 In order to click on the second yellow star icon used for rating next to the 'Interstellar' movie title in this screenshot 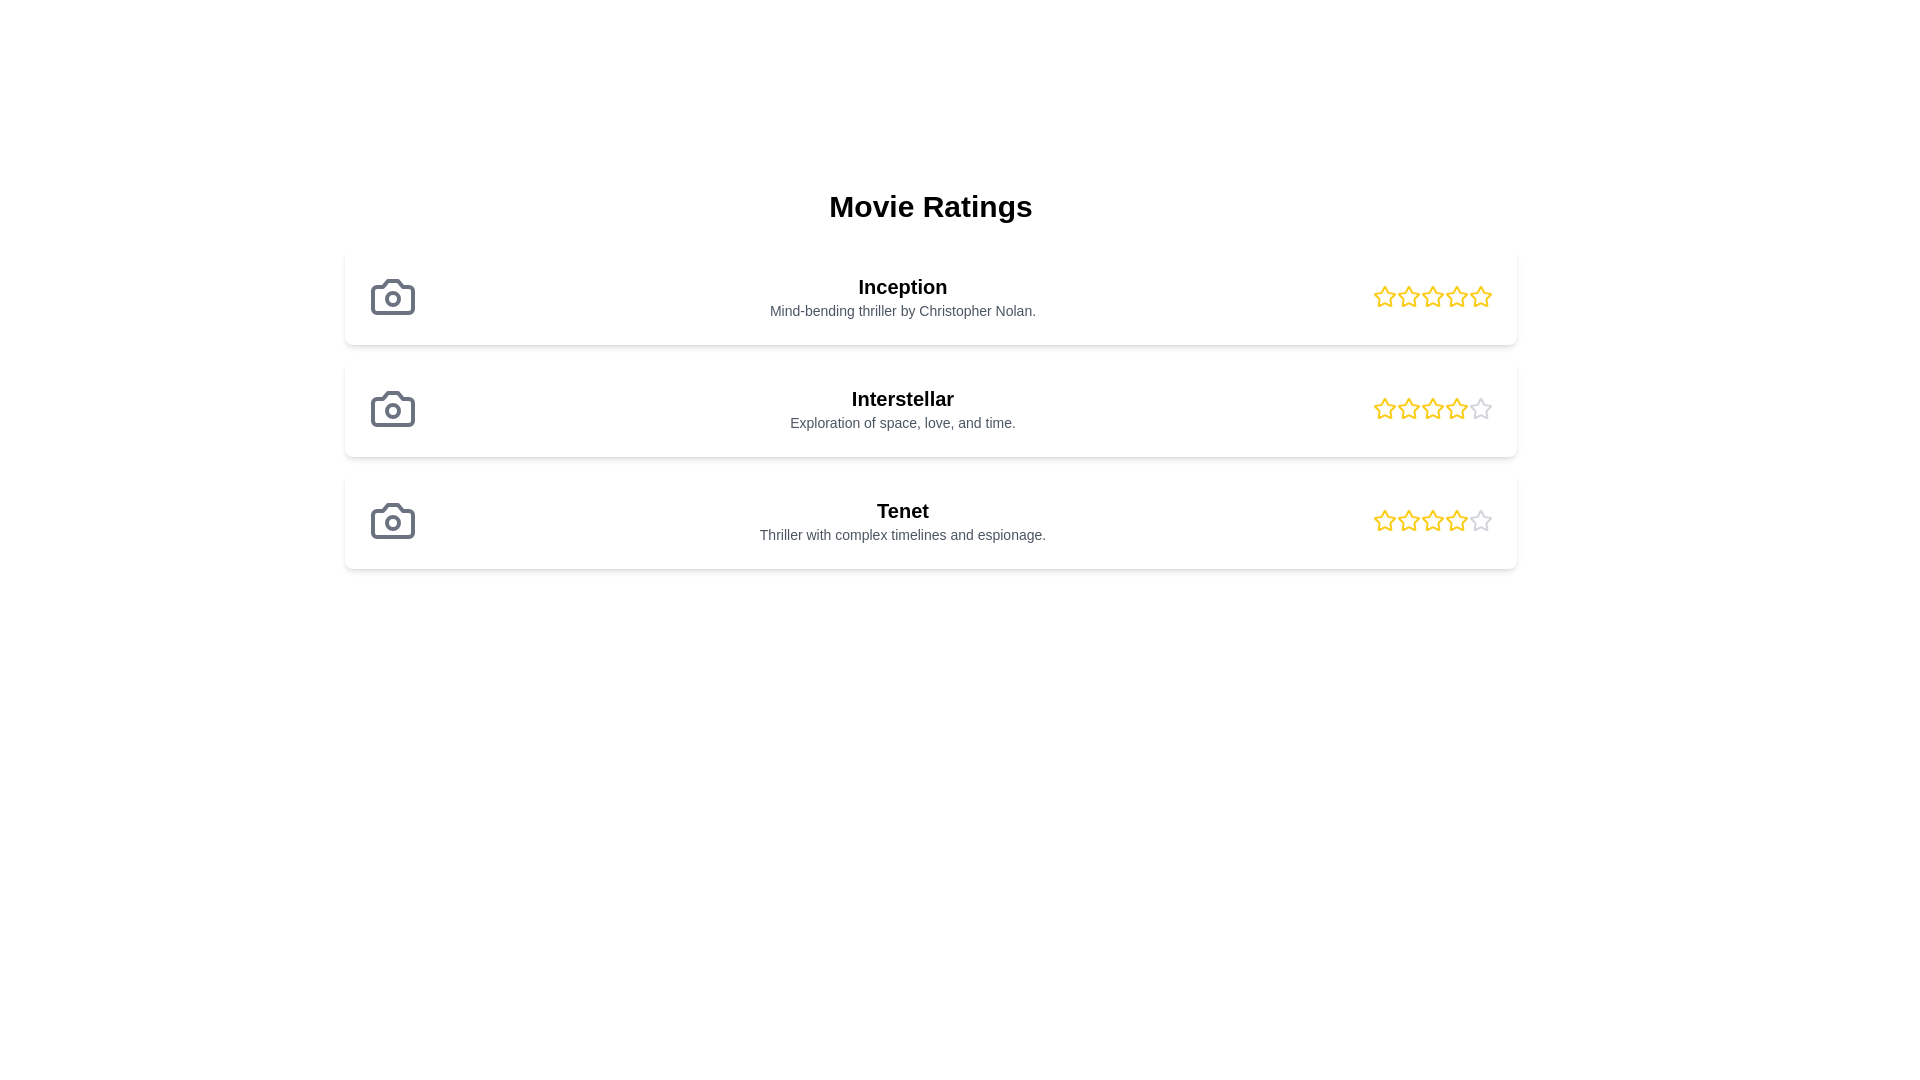, I will do `click(1384, 407)`.